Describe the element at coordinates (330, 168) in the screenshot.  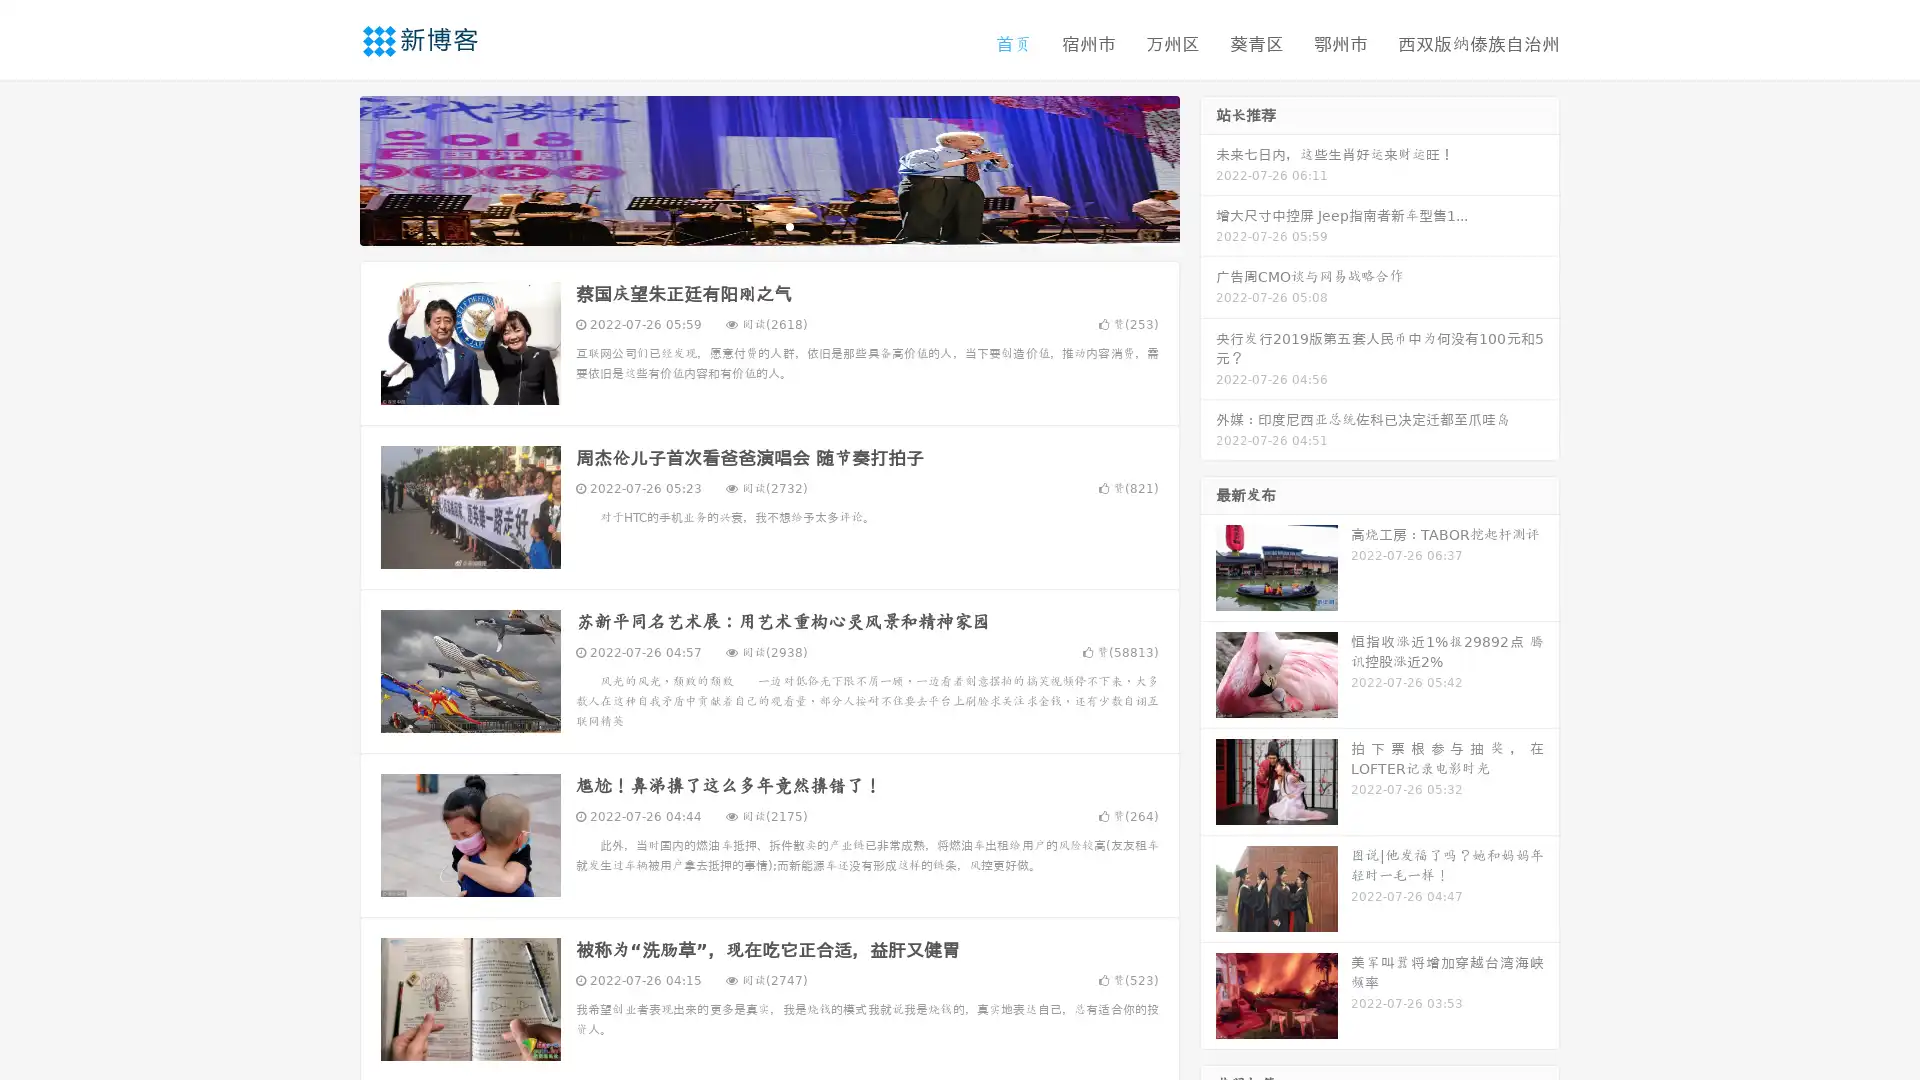
I see `Previous slide` at that location.